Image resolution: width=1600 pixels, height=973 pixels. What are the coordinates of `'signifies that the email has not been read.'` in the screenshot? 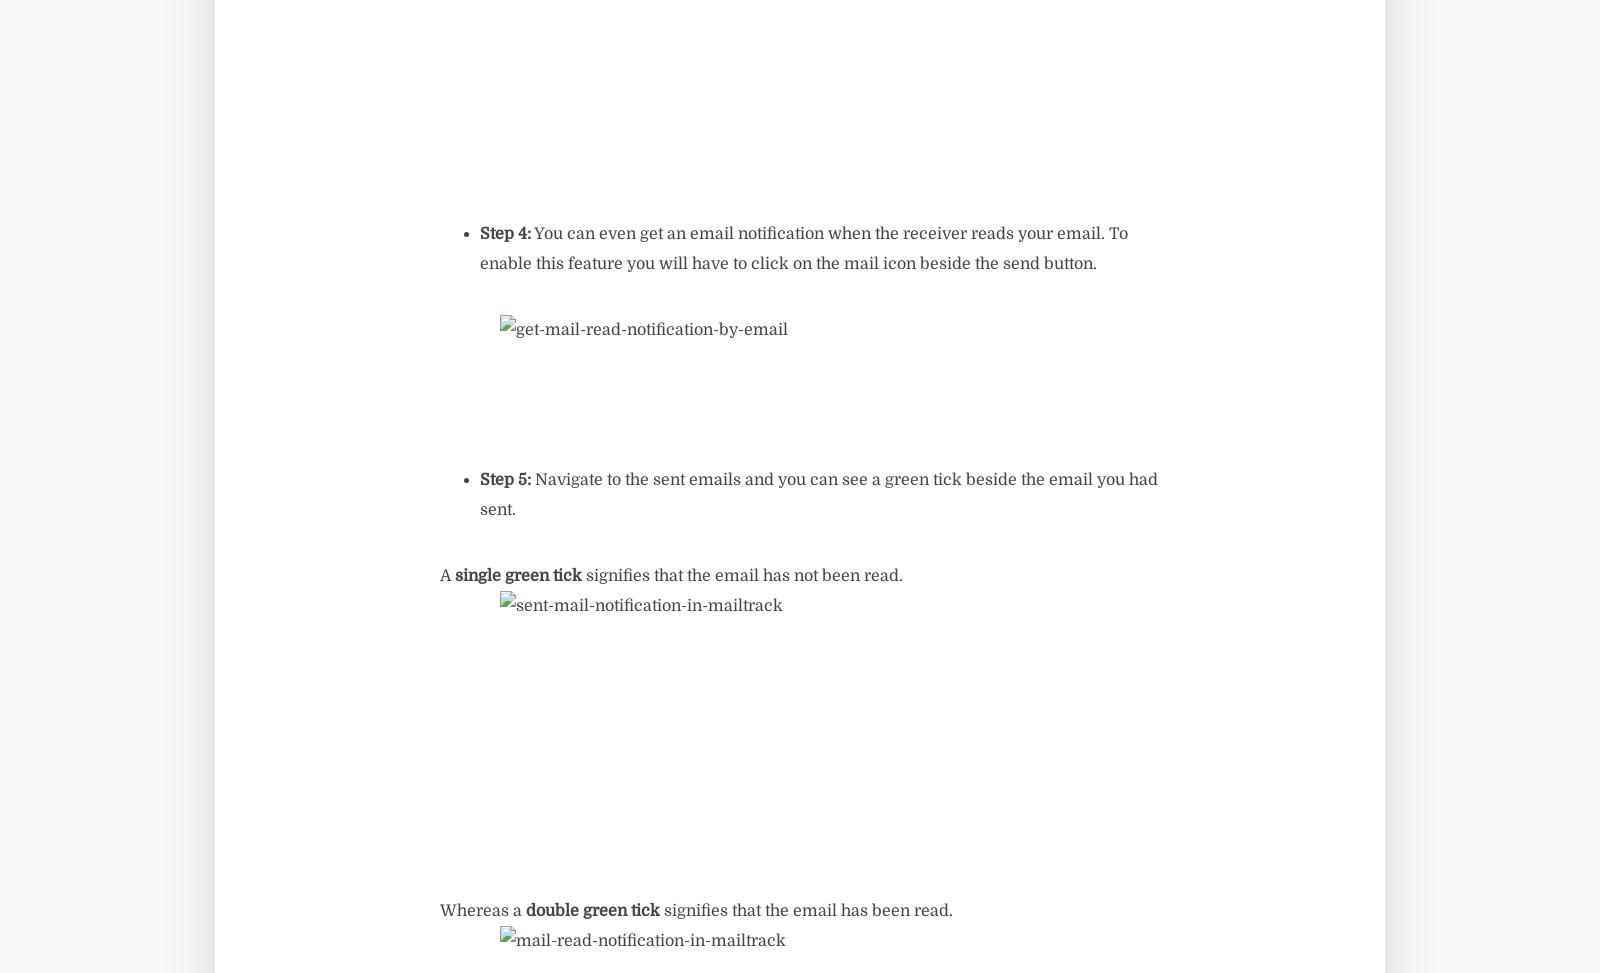 It's located at (742, 576).